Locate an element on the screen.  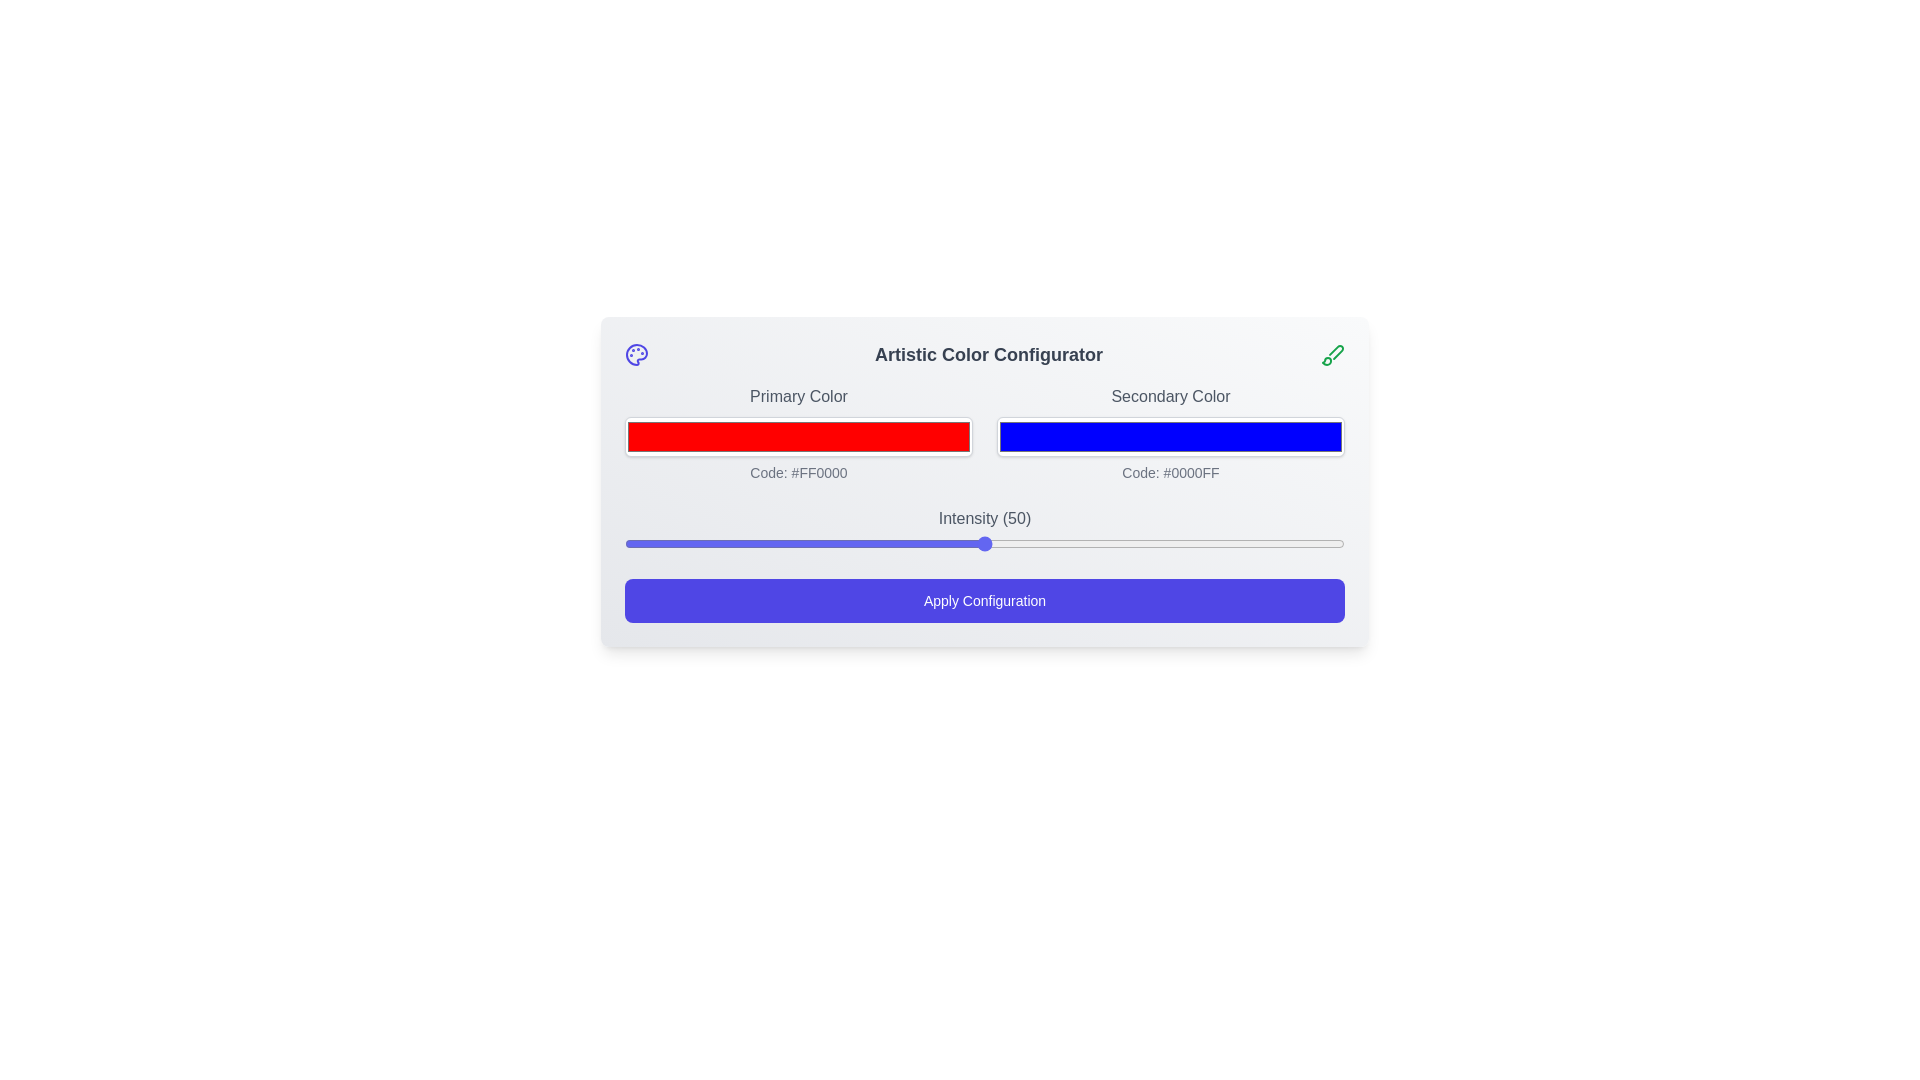
the secondary color input field to open the color picker is located at coordinates (1171, 435).